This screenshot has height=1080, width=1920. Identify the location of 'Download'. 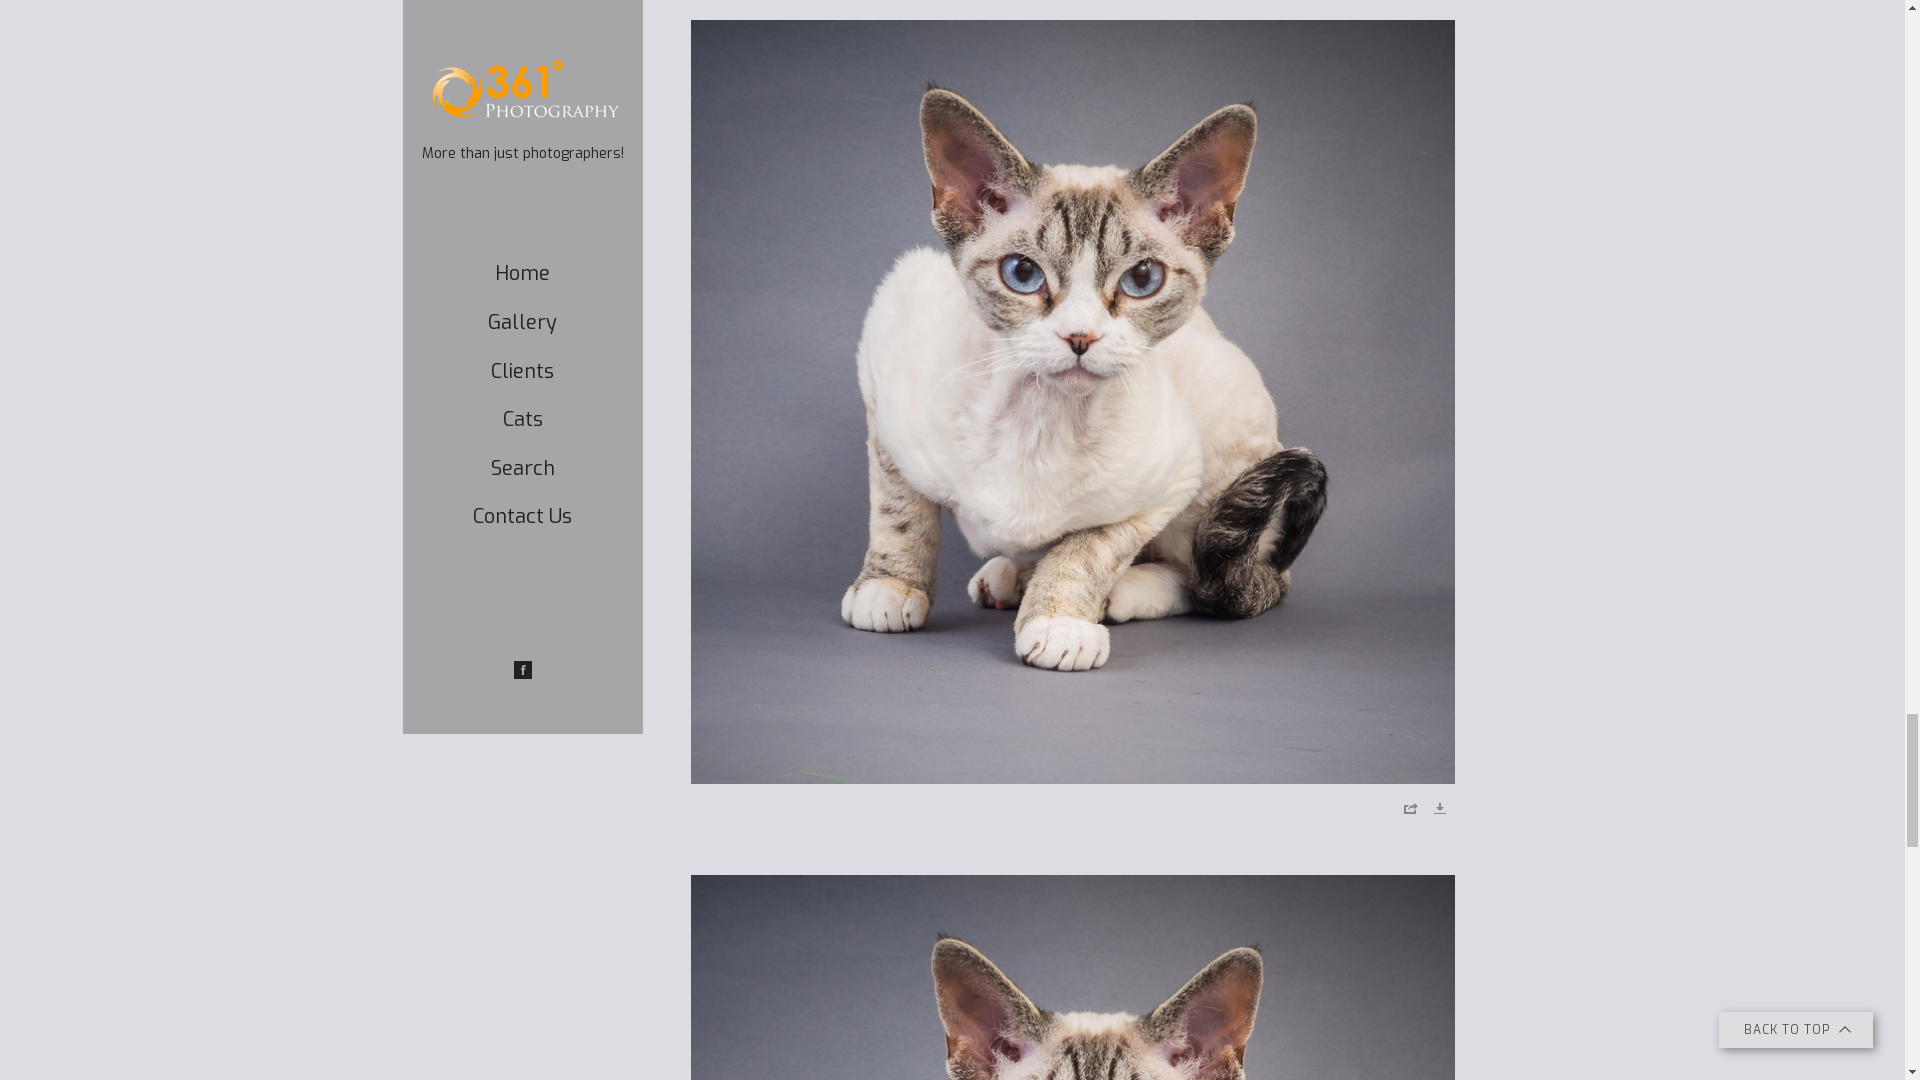
(1438, 810).